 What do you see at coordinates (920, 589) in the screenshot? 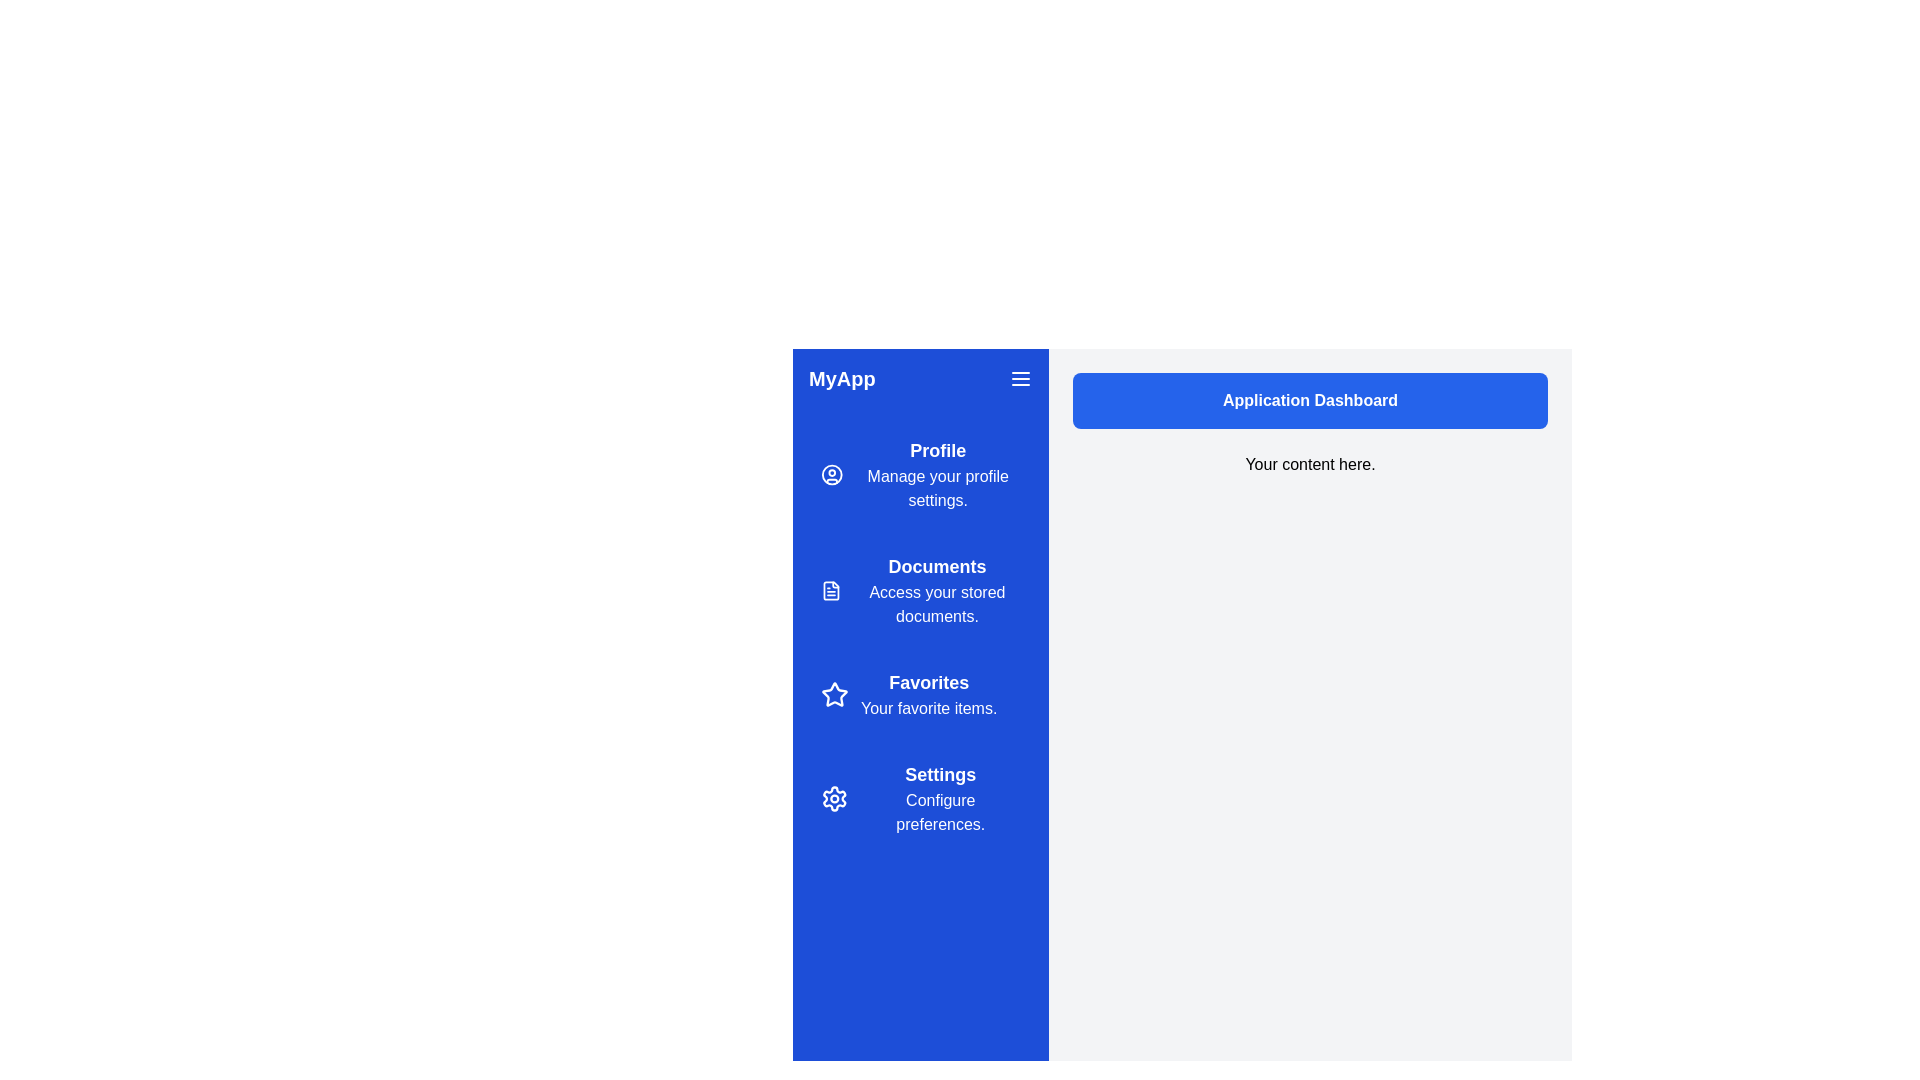
I see `the navigation item labeled Documents to preview its description` at bounding box center [920, 589].